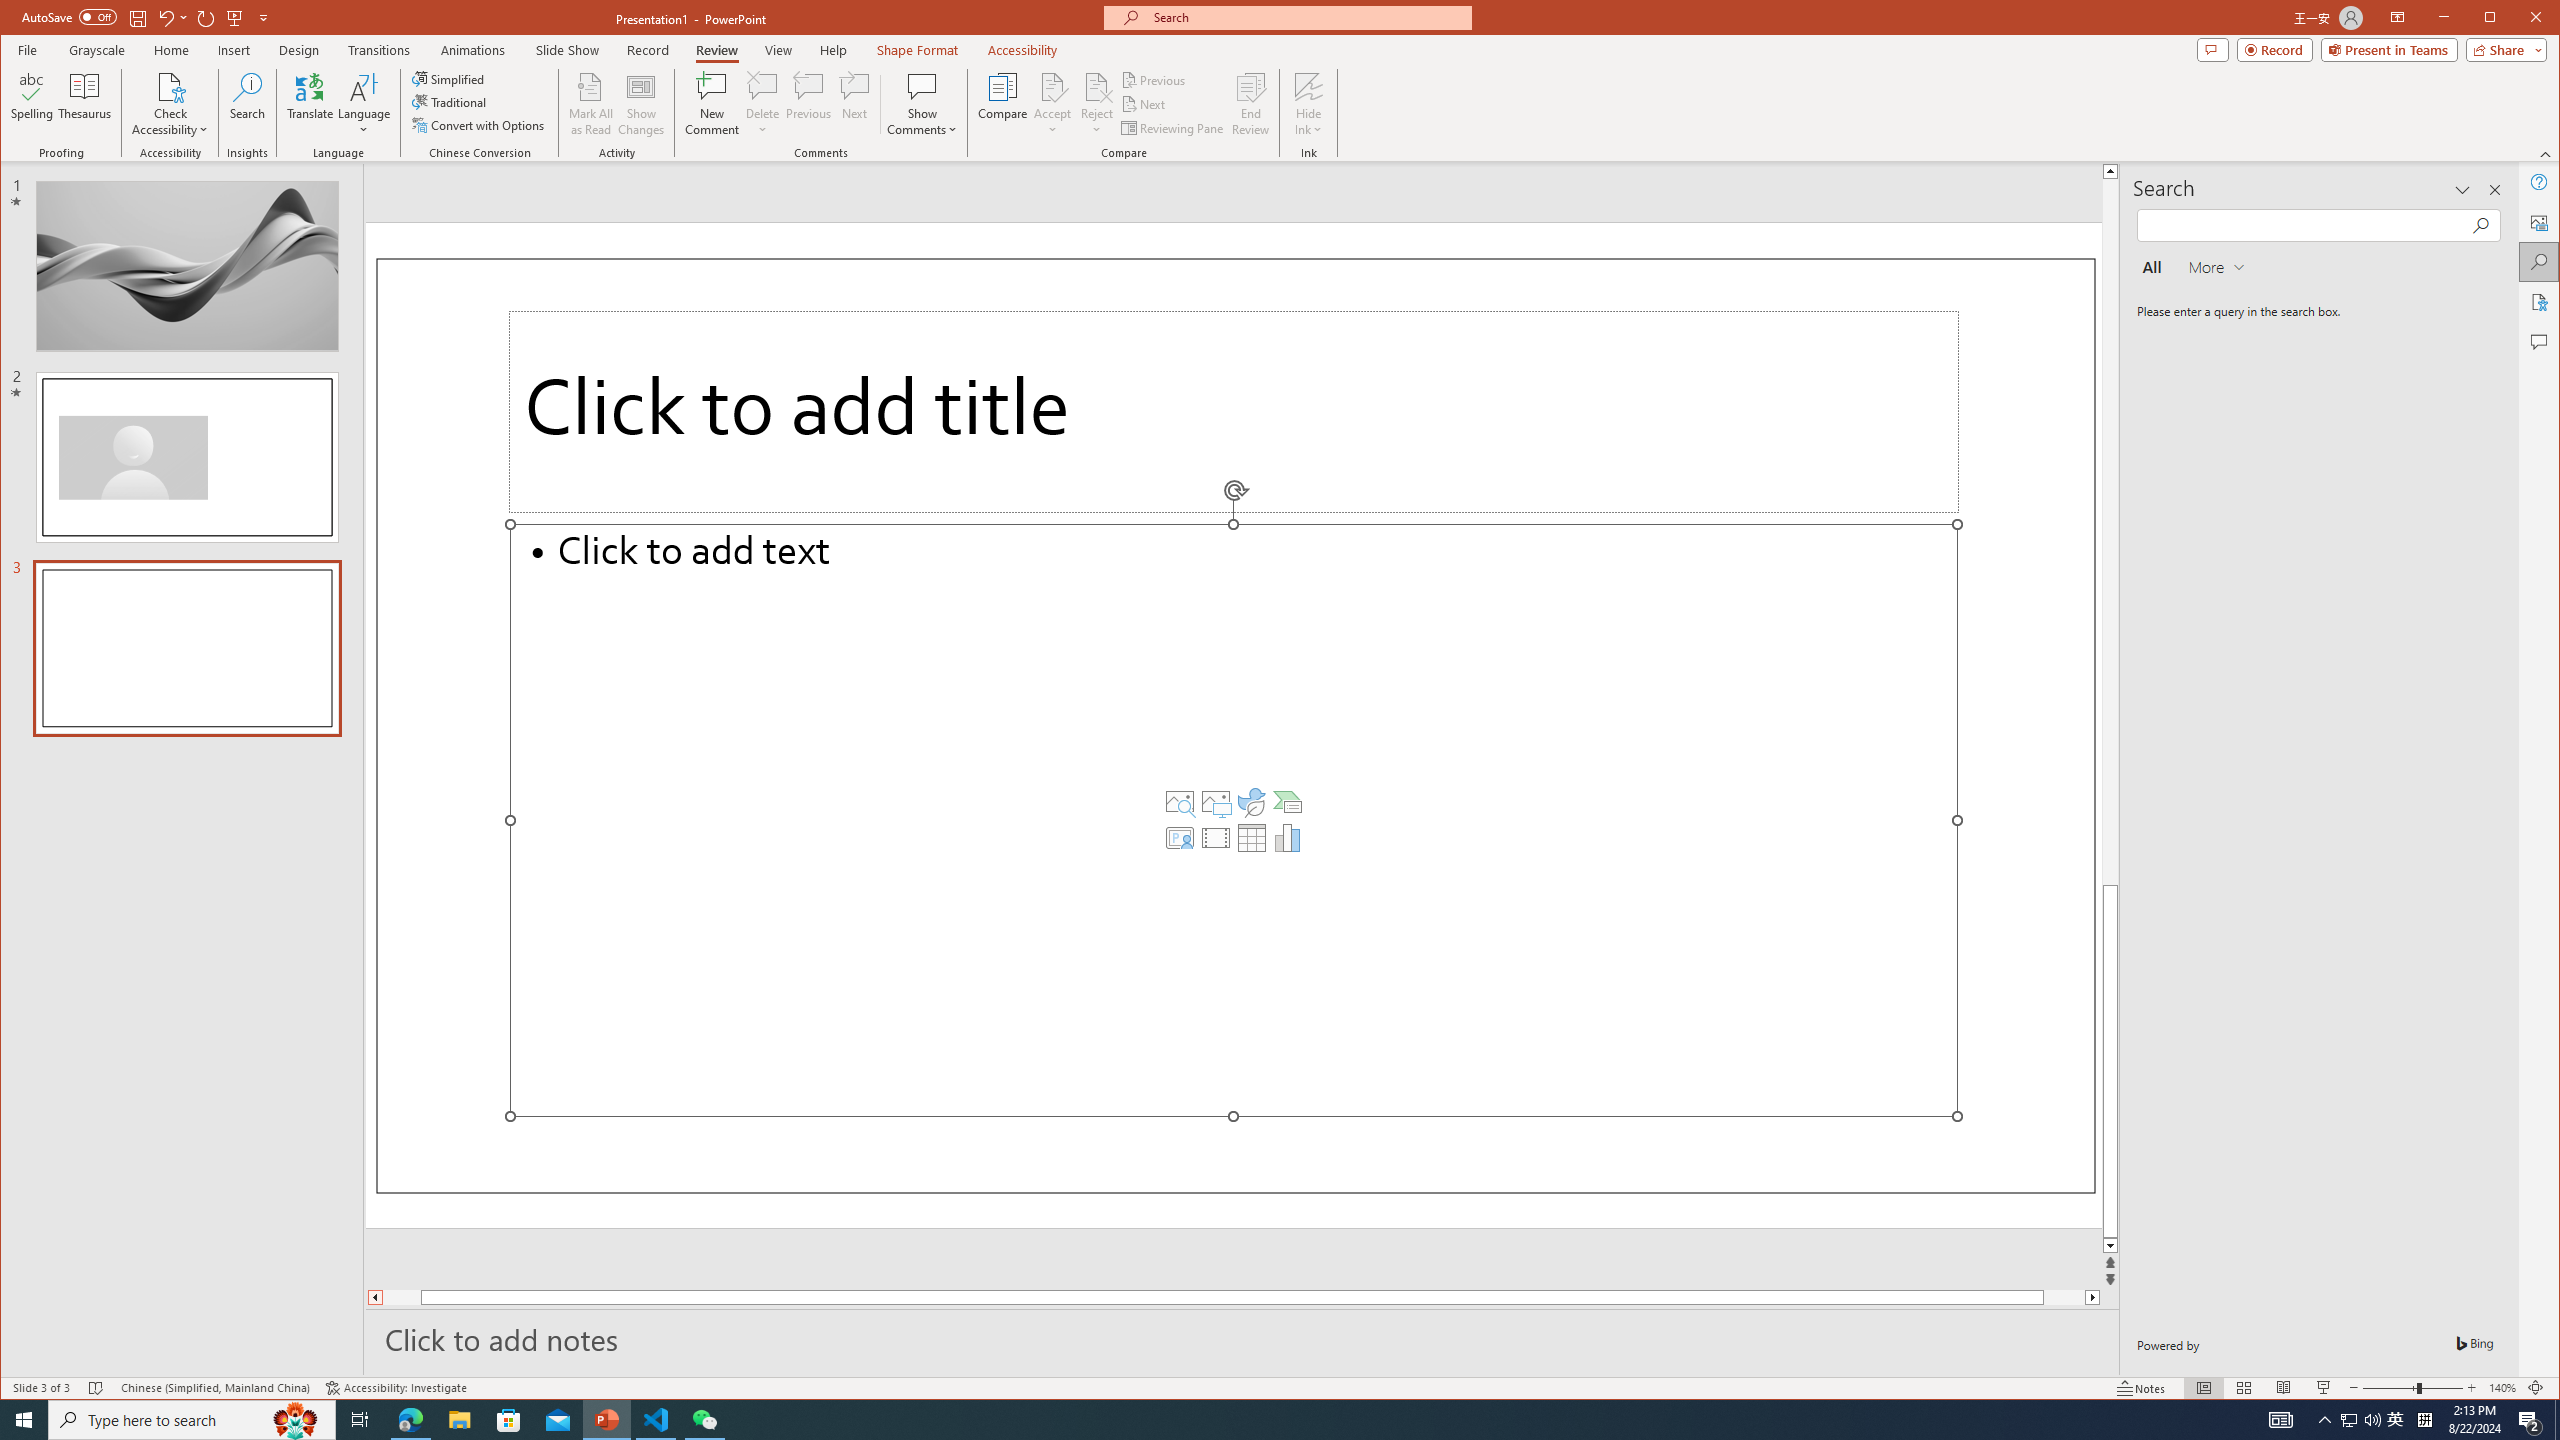 This screenshot has height=1440, width=2560. Describe the element at coordinates (1096, 85) in the screenshot. I see `'Reject Change'` at that location.